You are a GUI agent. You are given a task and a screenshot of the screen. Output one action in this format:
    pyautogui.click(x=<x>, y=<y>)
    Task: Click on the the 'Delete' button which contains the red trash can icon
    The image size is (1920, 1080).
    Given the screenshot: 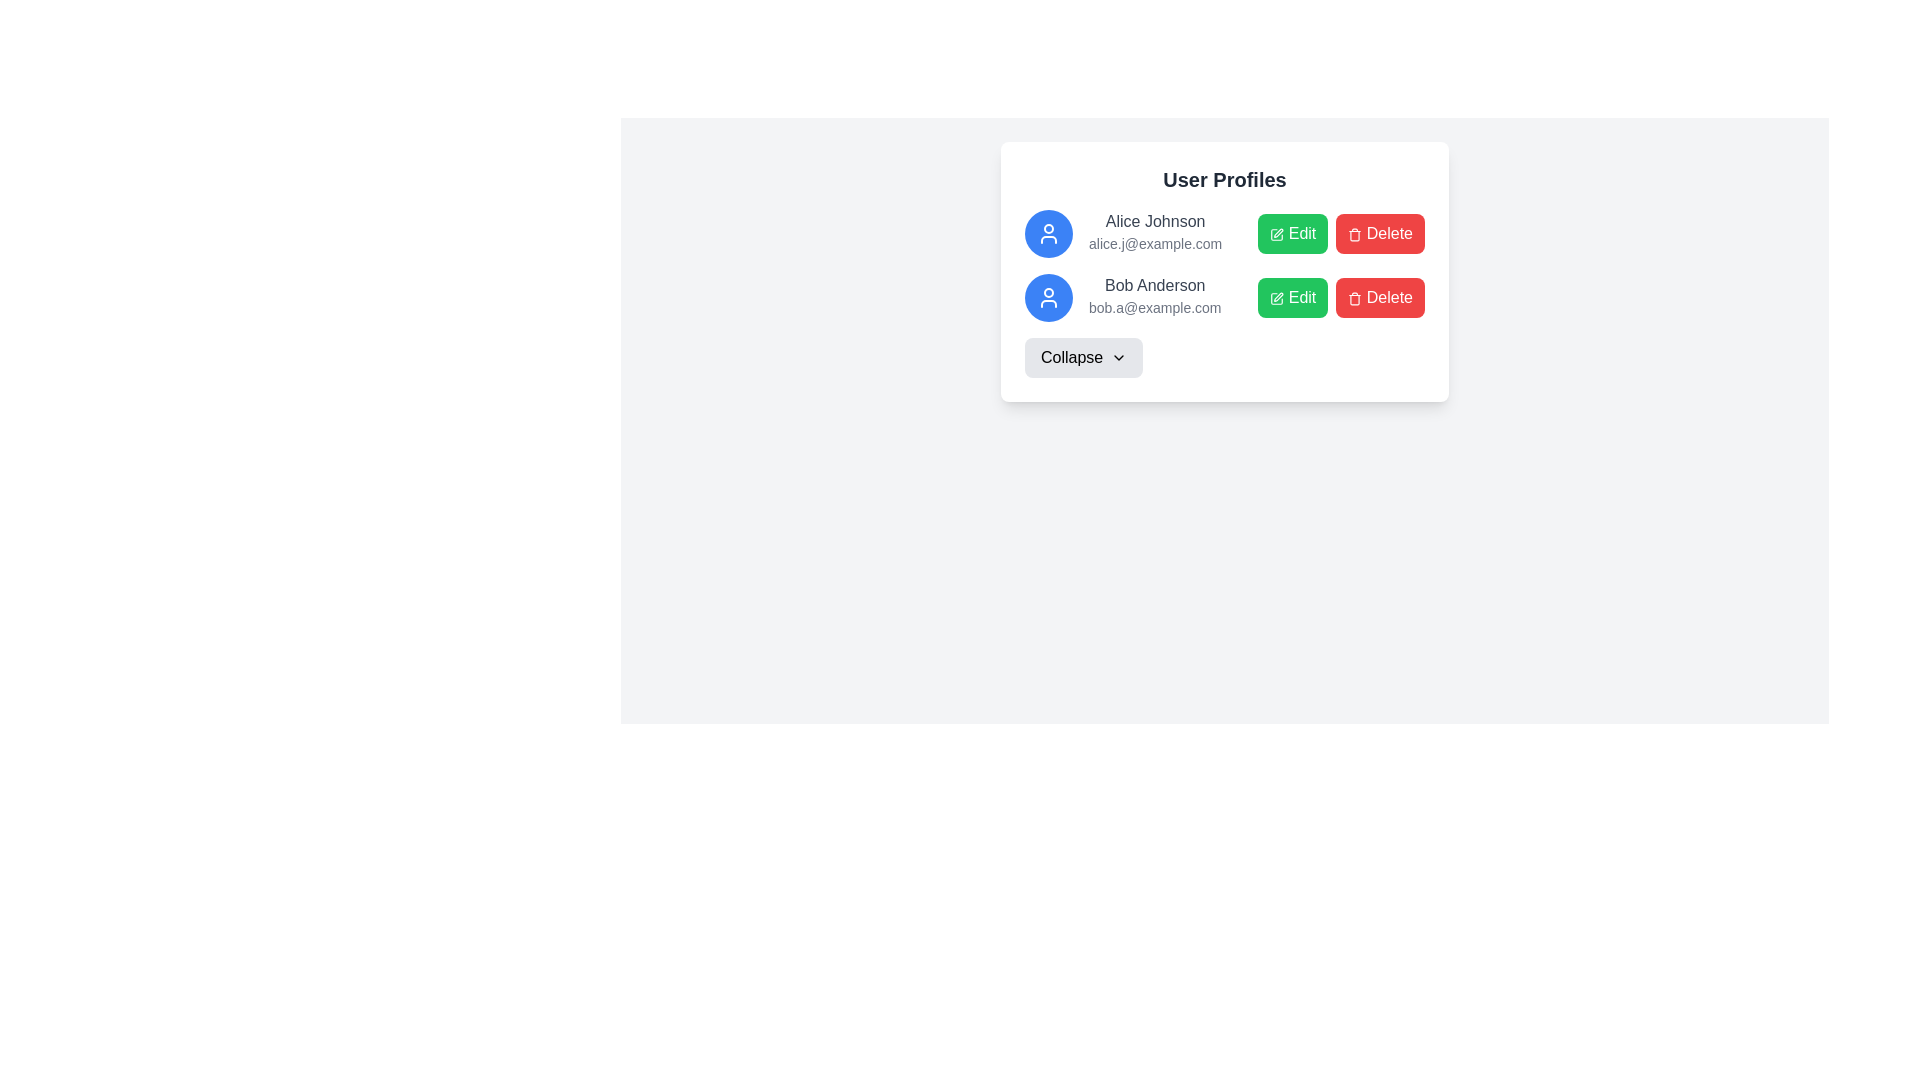 What is the action you would take?
    pyautogui.click(x=1355, y=298)
    